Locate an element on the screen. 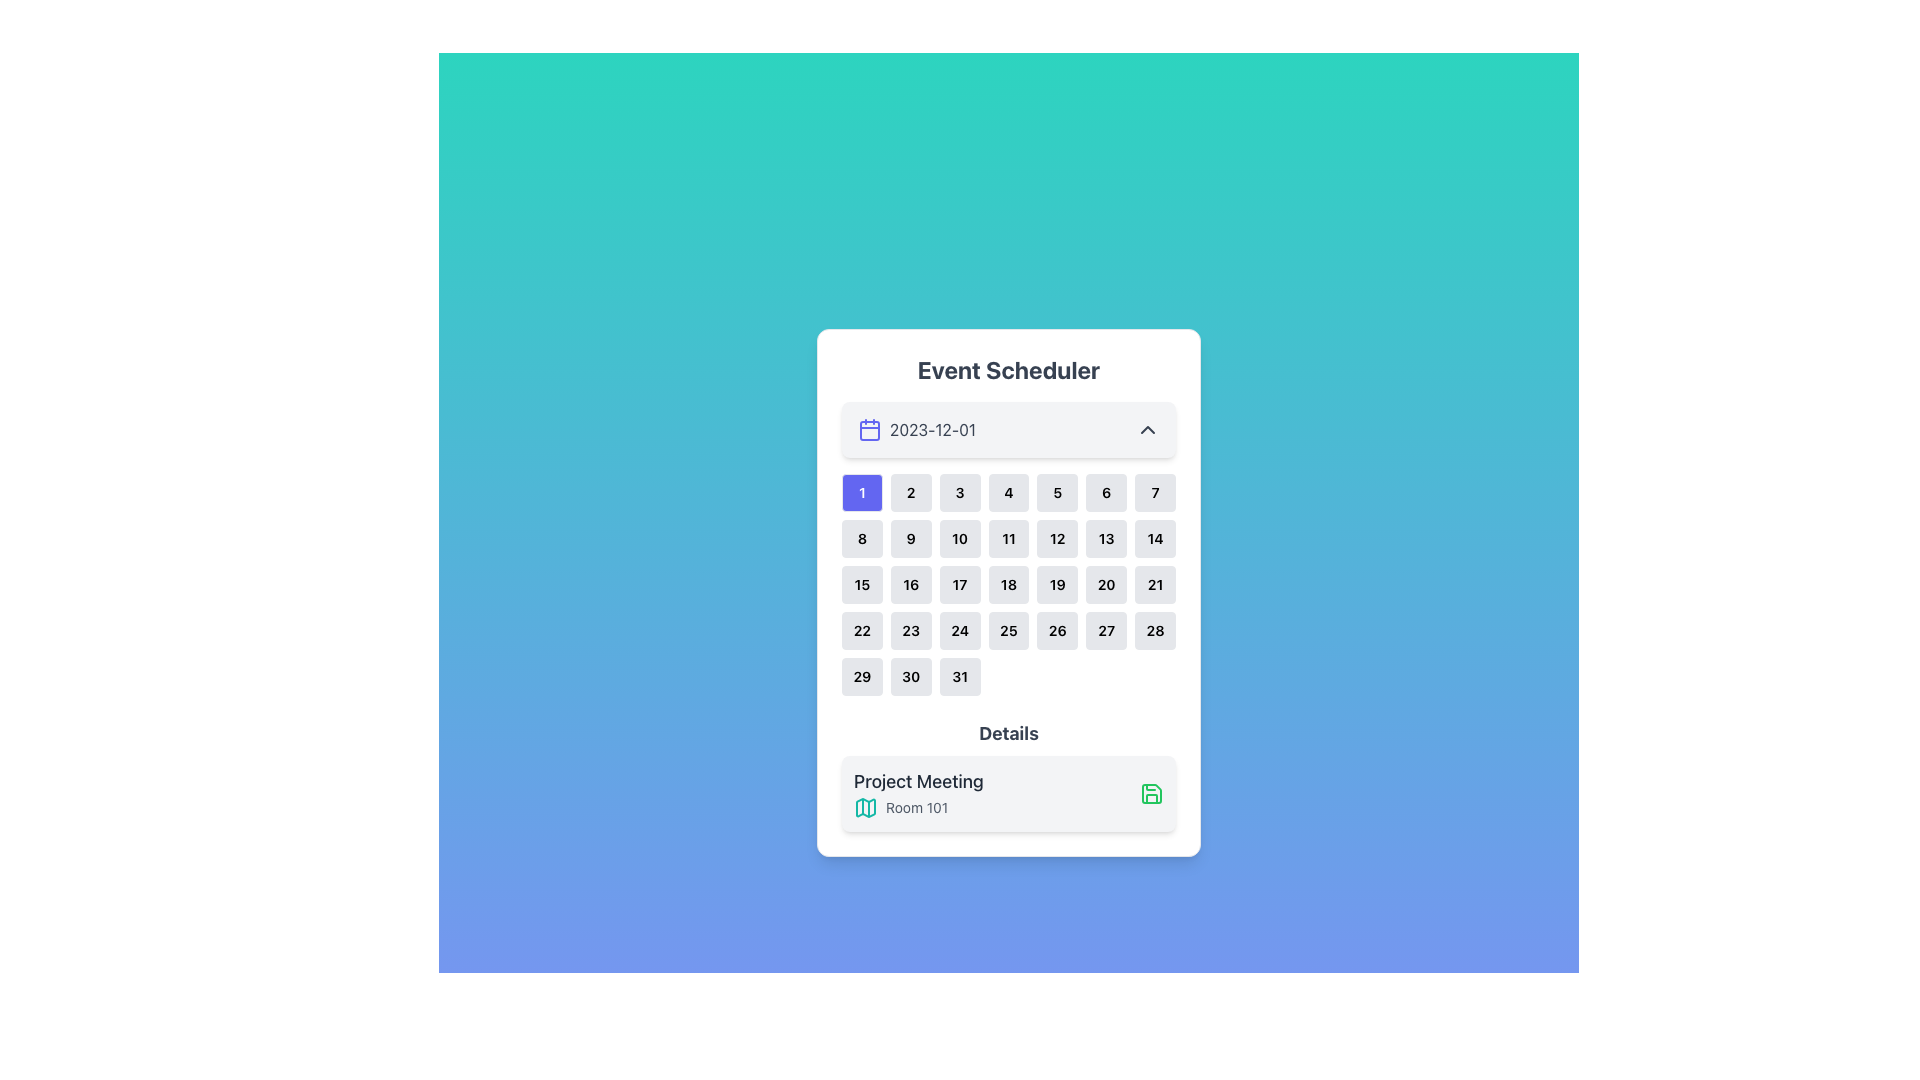 The height and width of the screenshot is (1080, 1920). the map icon associated with the room location below the 'Project Meeting' text is located at coordinates (916, 806).